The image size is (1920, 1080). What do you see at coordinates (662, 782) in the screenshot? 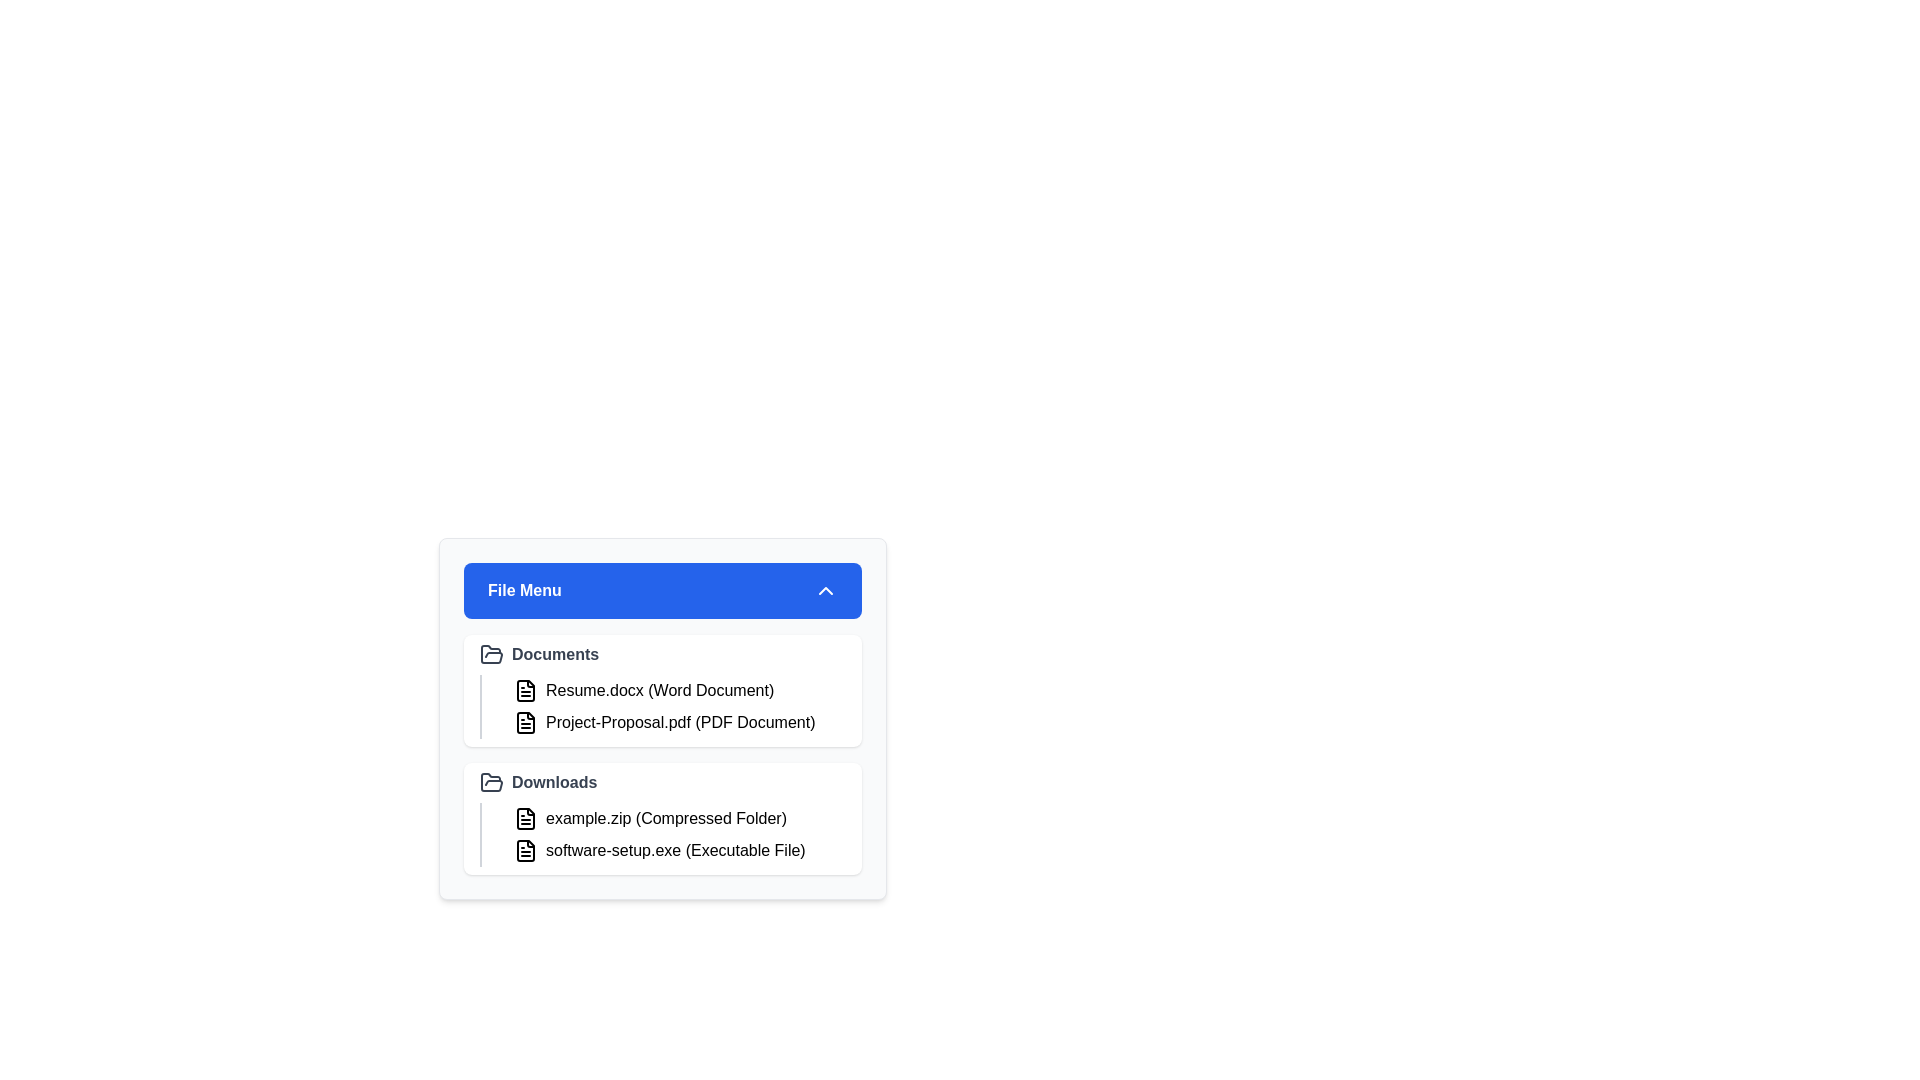
I see `the folder 'Downloads' to view its contents` at bounding box center [662, 782].